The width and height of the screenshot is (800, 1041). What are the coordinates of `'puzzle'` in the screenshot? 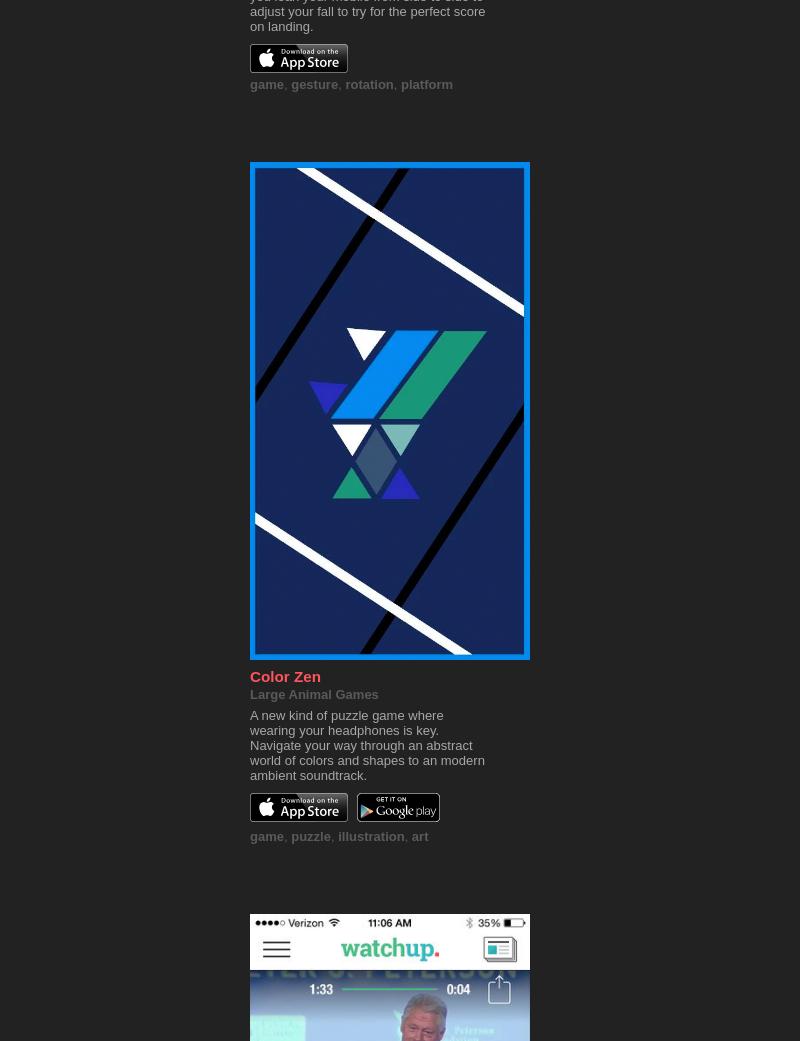 It's located at (291, 835).